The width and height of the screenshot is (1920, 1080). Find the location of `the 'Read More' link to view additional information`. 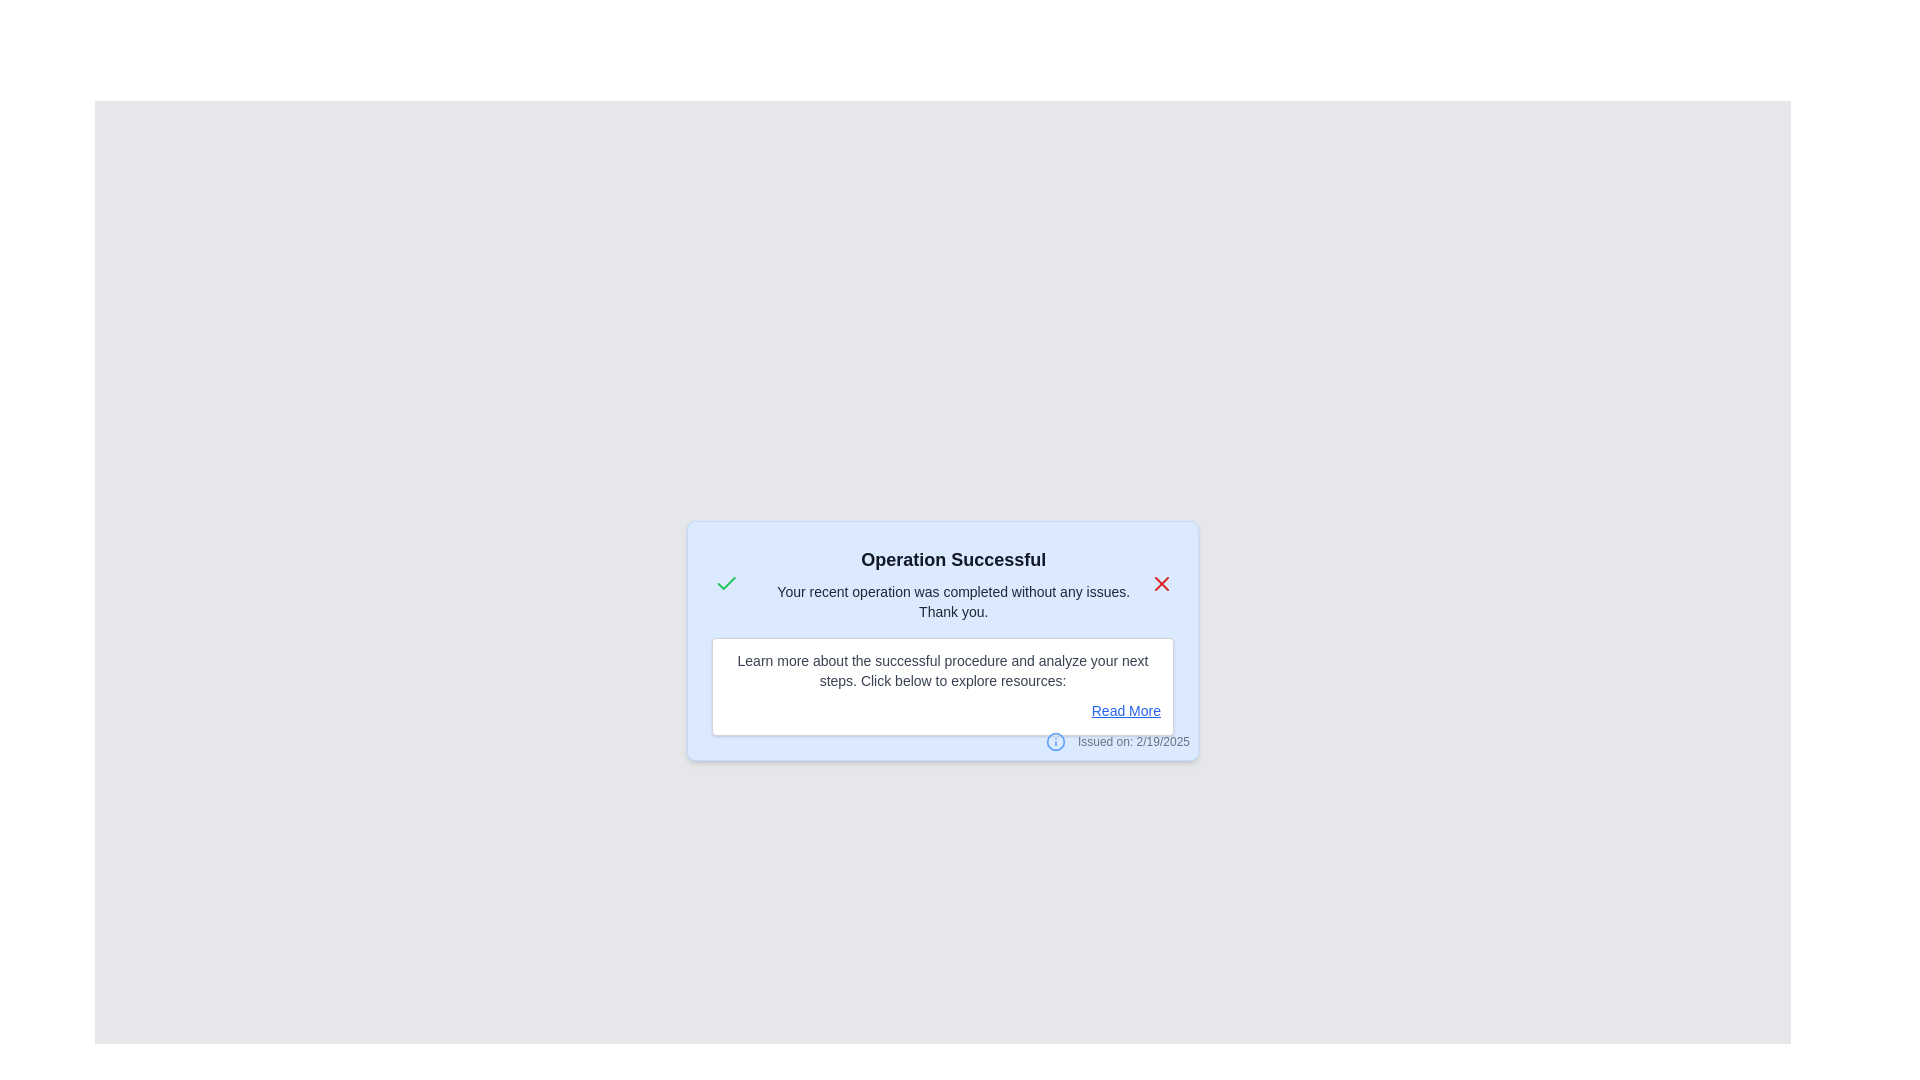

the 'Read More' link to view additional information is located at coordinates (1126, 709).